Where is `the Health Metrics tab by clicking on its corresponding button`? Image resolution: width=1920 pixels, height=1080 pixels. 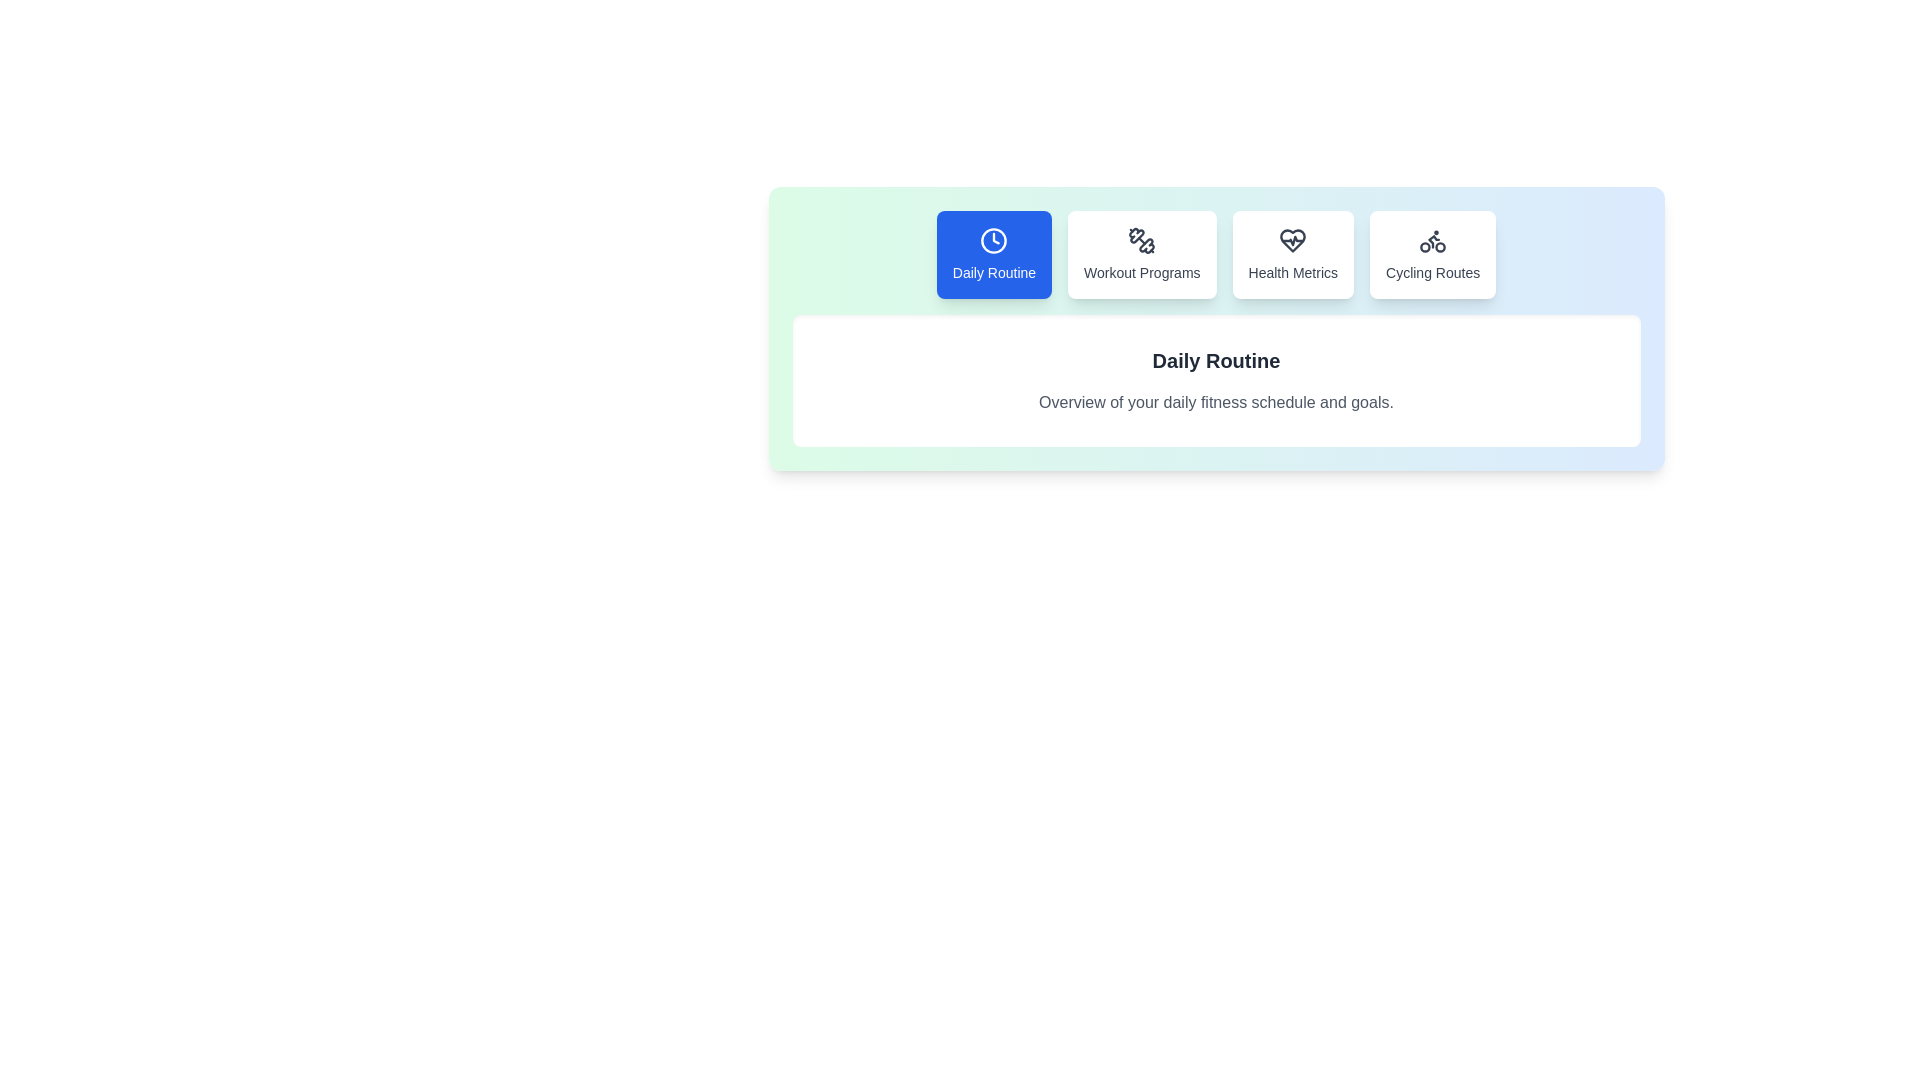 the Health Metrics tab by clicking on its corresponding button is located at coordinates (1293, 253).